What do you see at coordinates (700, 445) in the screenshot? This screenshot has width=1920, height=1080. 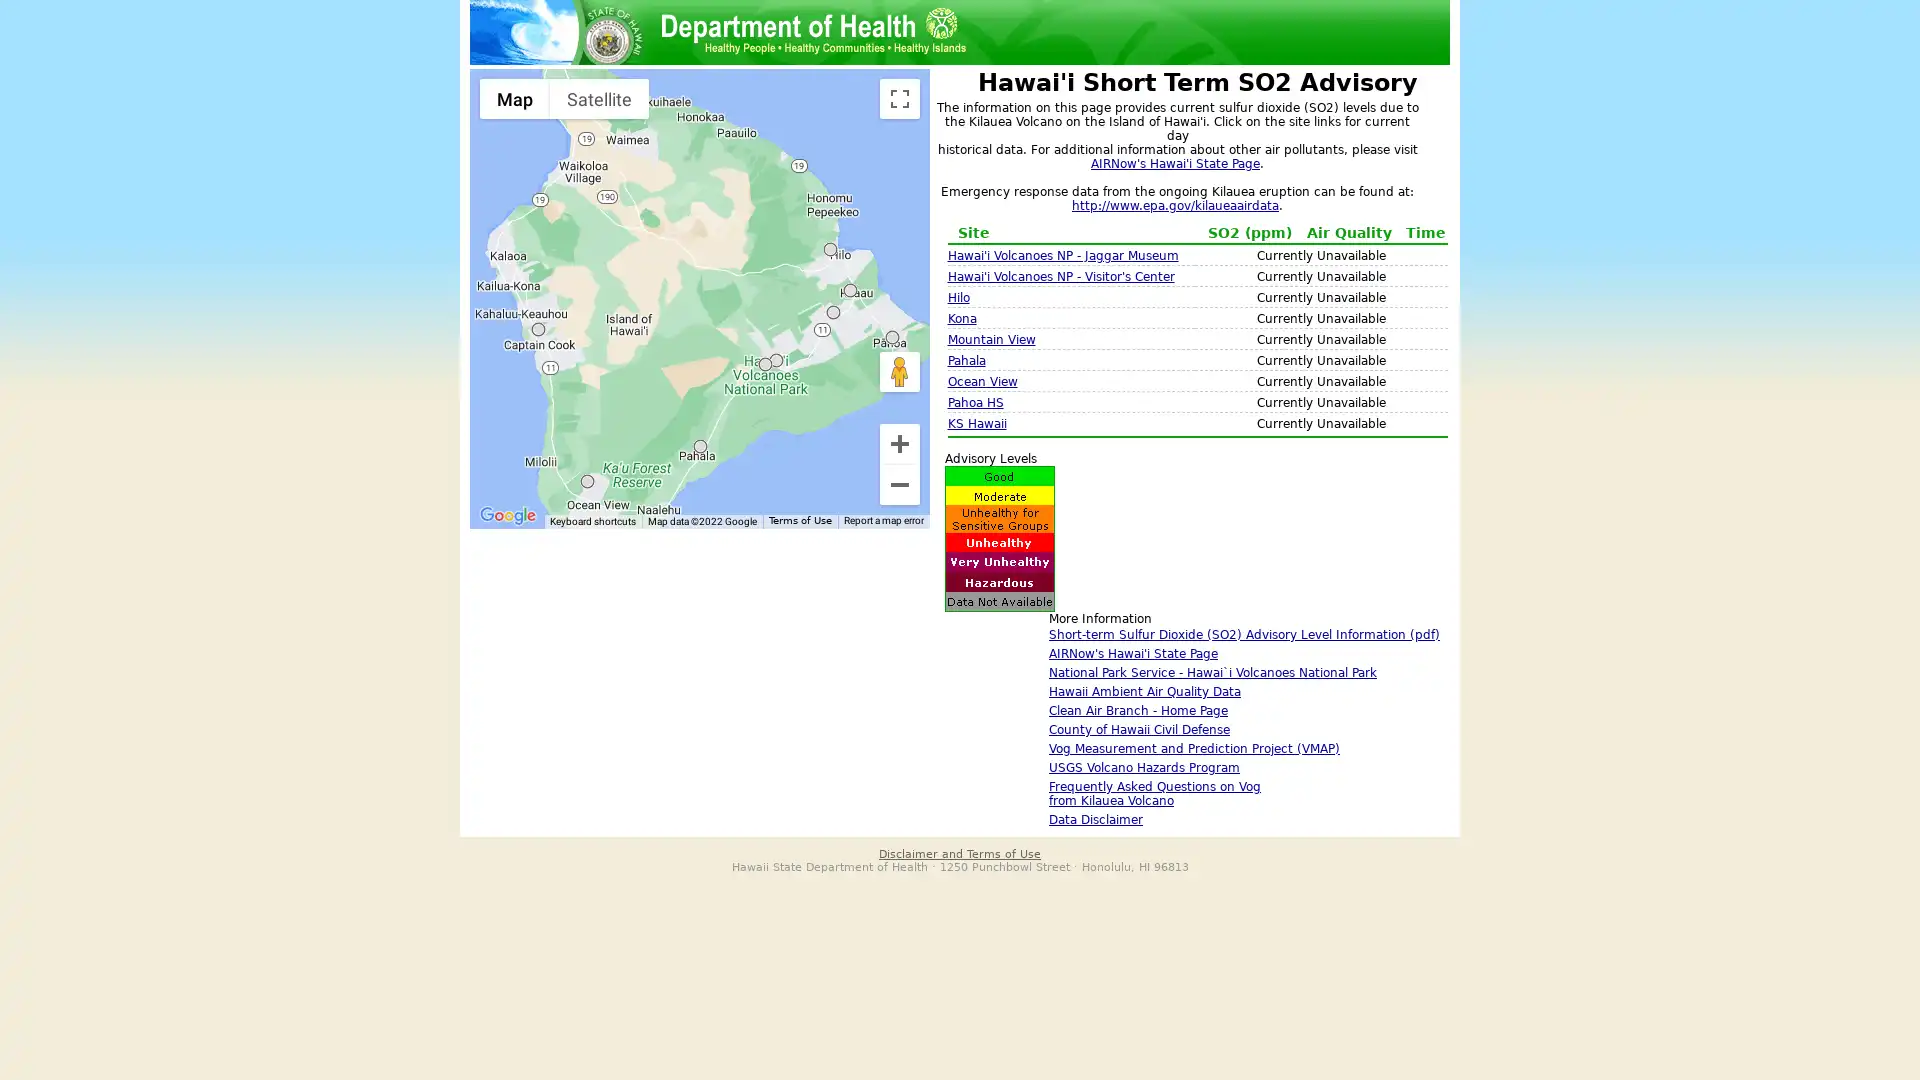 I see `Pahala: No Data` at bounding box center [700, 445].